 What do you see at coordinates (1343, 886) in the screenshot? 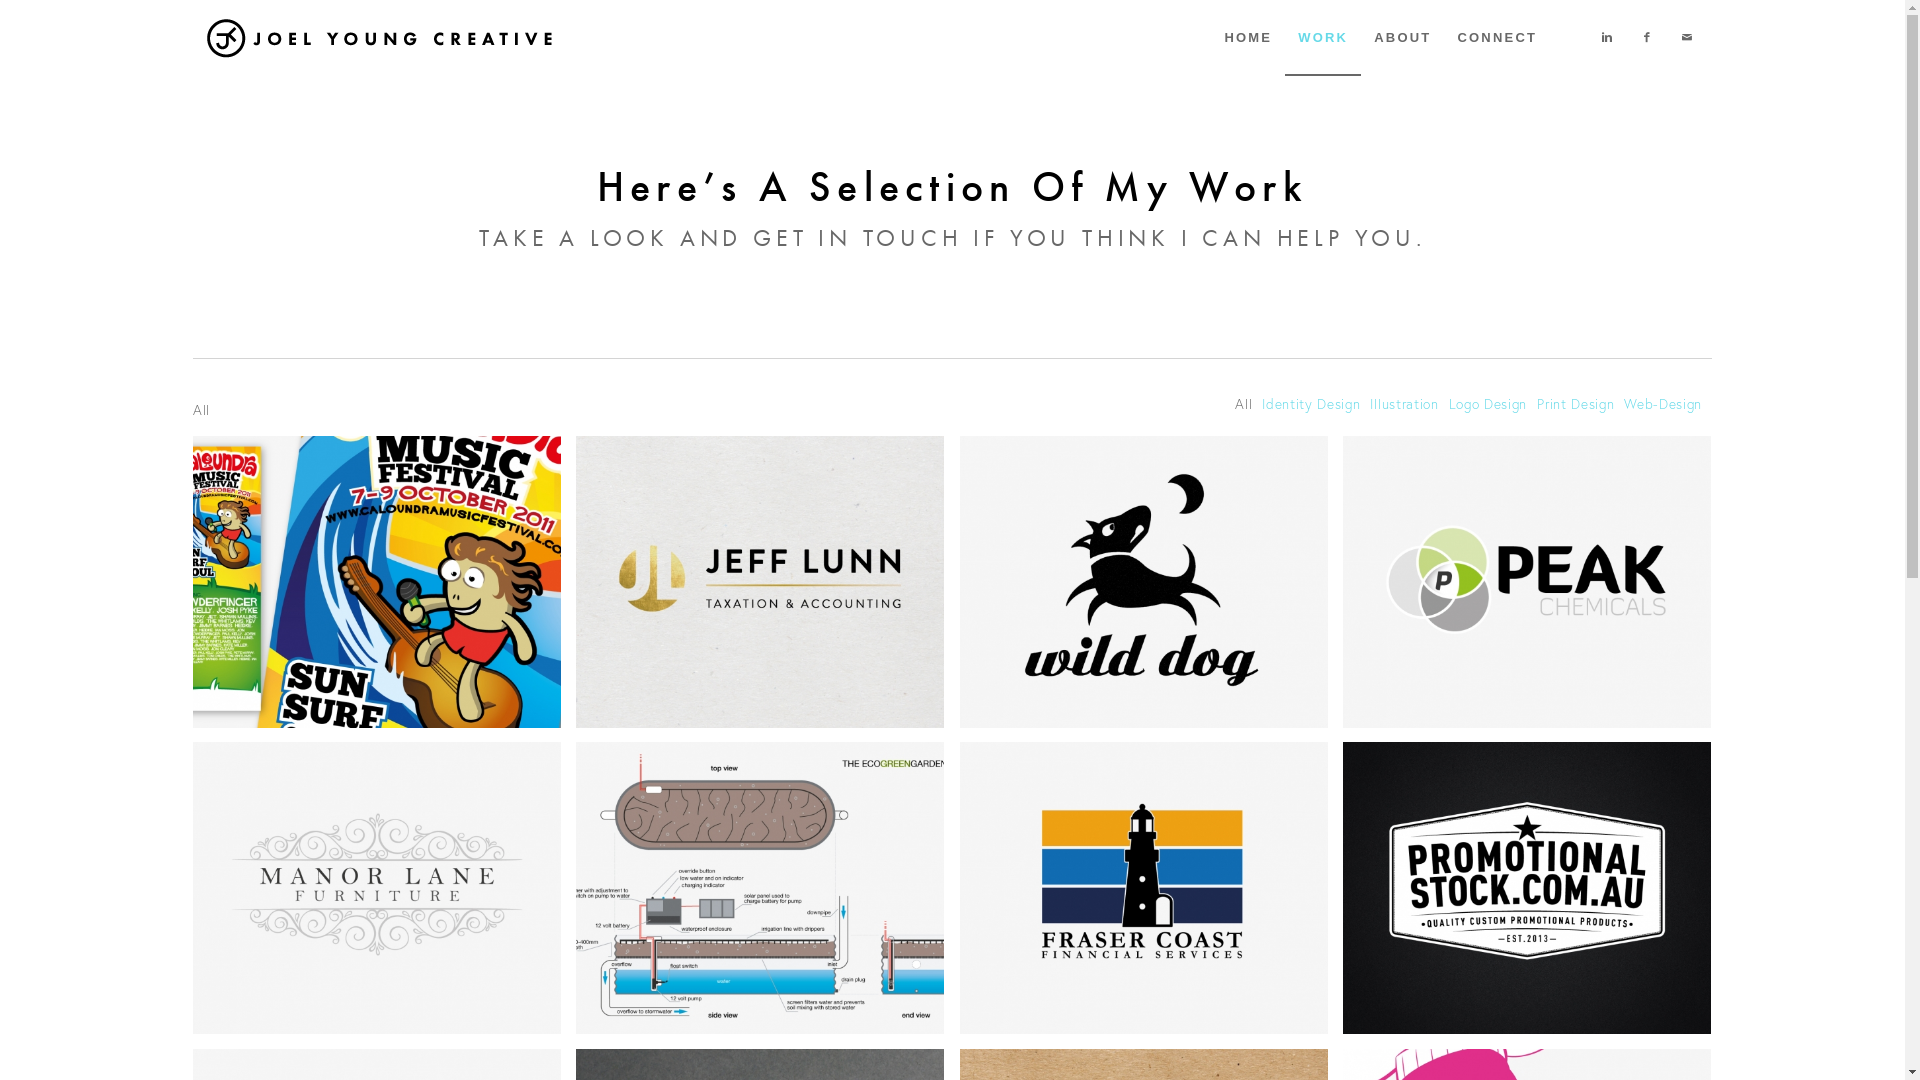
I see `'promostock-logo'` at bounding box center [1343, 886].